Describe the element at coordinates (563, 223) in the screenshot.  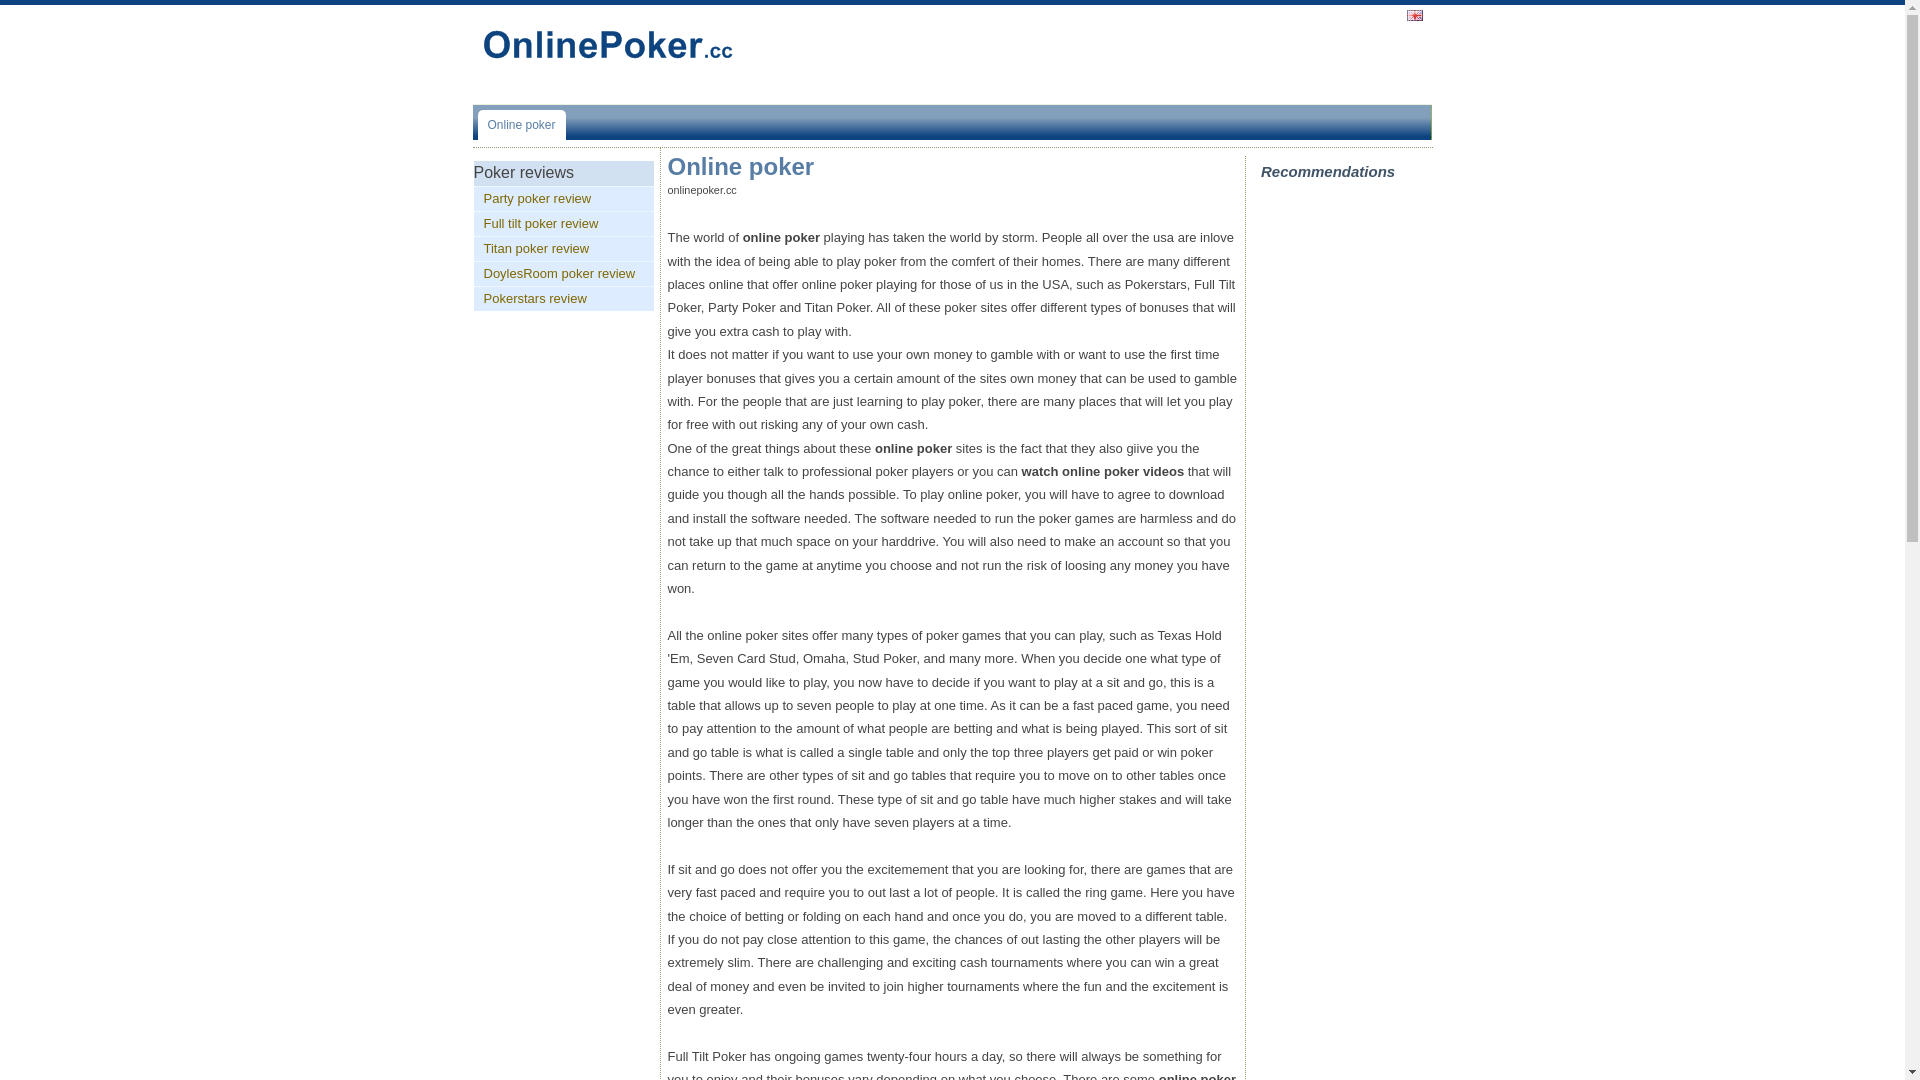
I see `'Full tilt poker review'` at that location.